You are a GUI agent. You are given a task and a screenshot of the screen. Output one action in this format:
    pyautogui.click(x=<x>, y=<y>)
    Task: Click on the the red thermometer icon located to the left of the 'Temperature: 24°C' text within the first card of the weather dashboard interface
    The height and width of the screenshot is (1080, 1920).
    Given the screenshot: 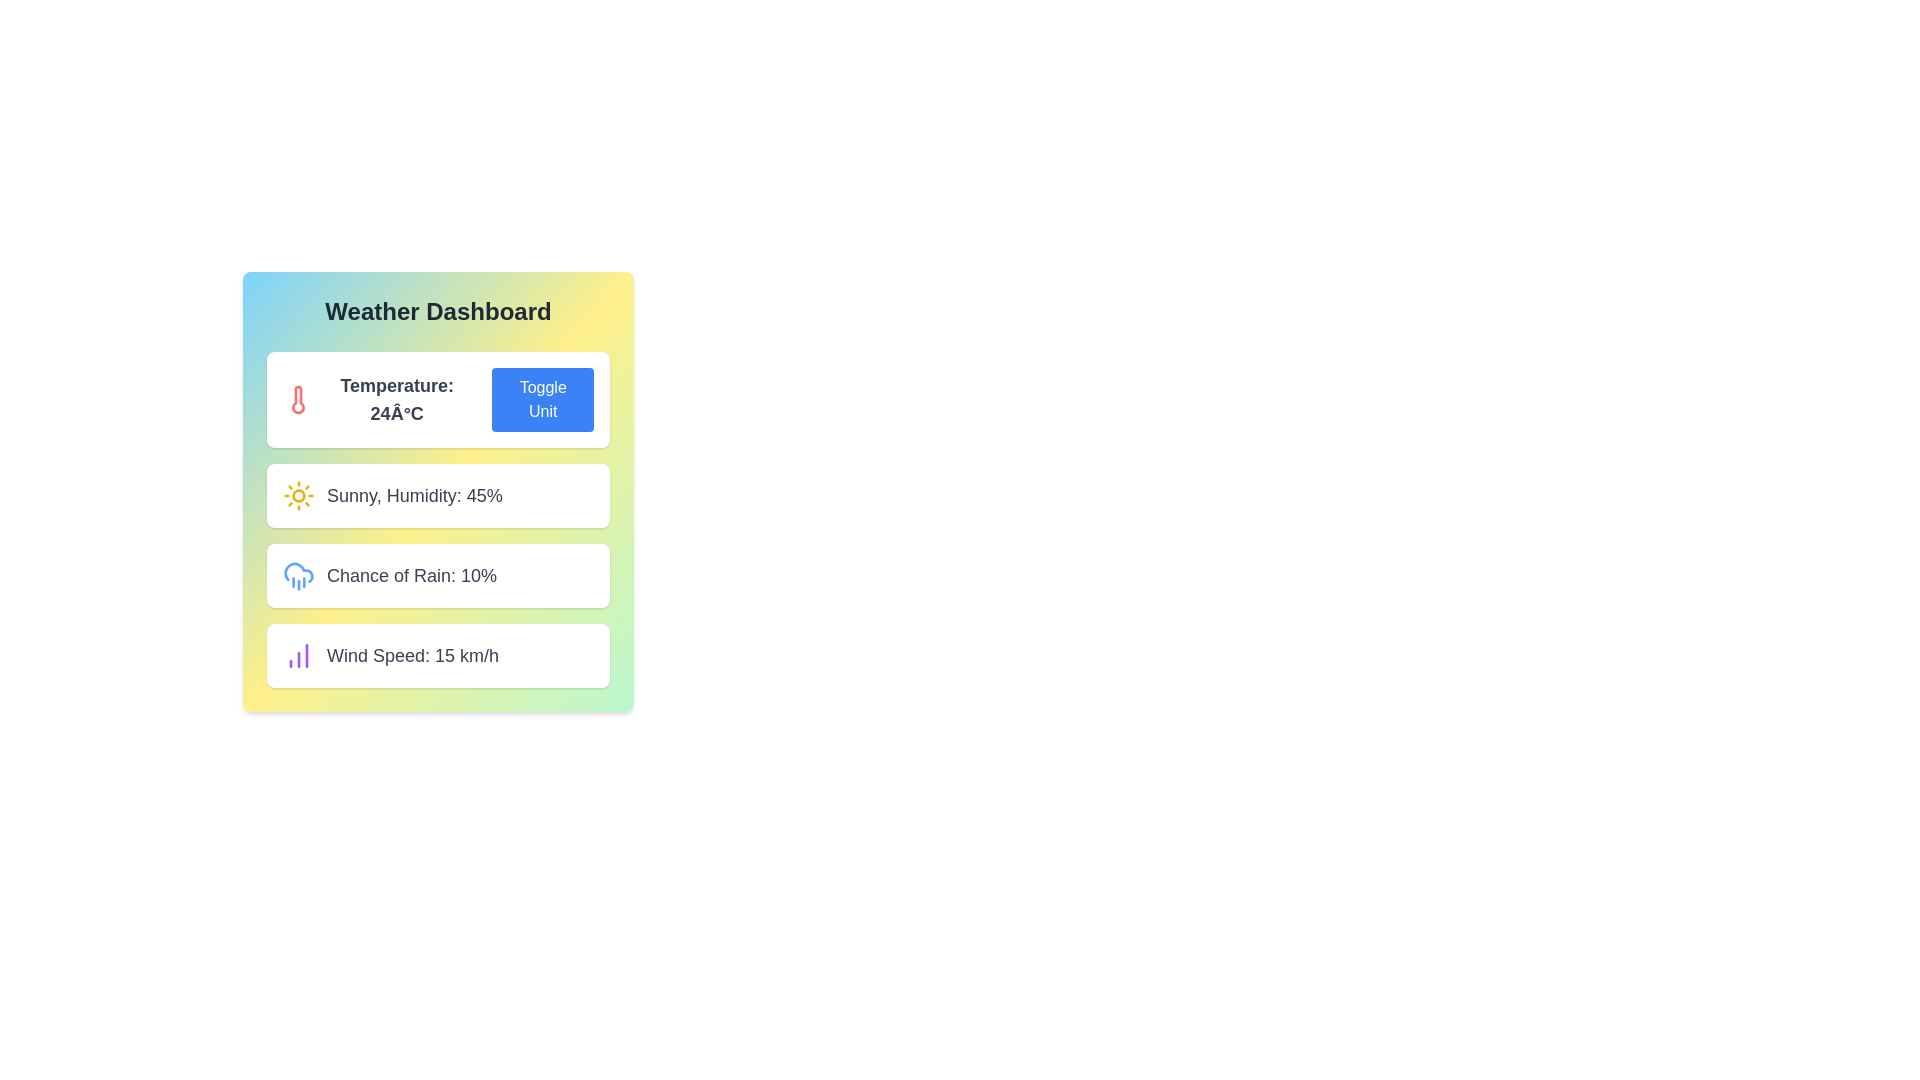 What is the action you would take?
    pyautogui.click(x=297, y=400)
    